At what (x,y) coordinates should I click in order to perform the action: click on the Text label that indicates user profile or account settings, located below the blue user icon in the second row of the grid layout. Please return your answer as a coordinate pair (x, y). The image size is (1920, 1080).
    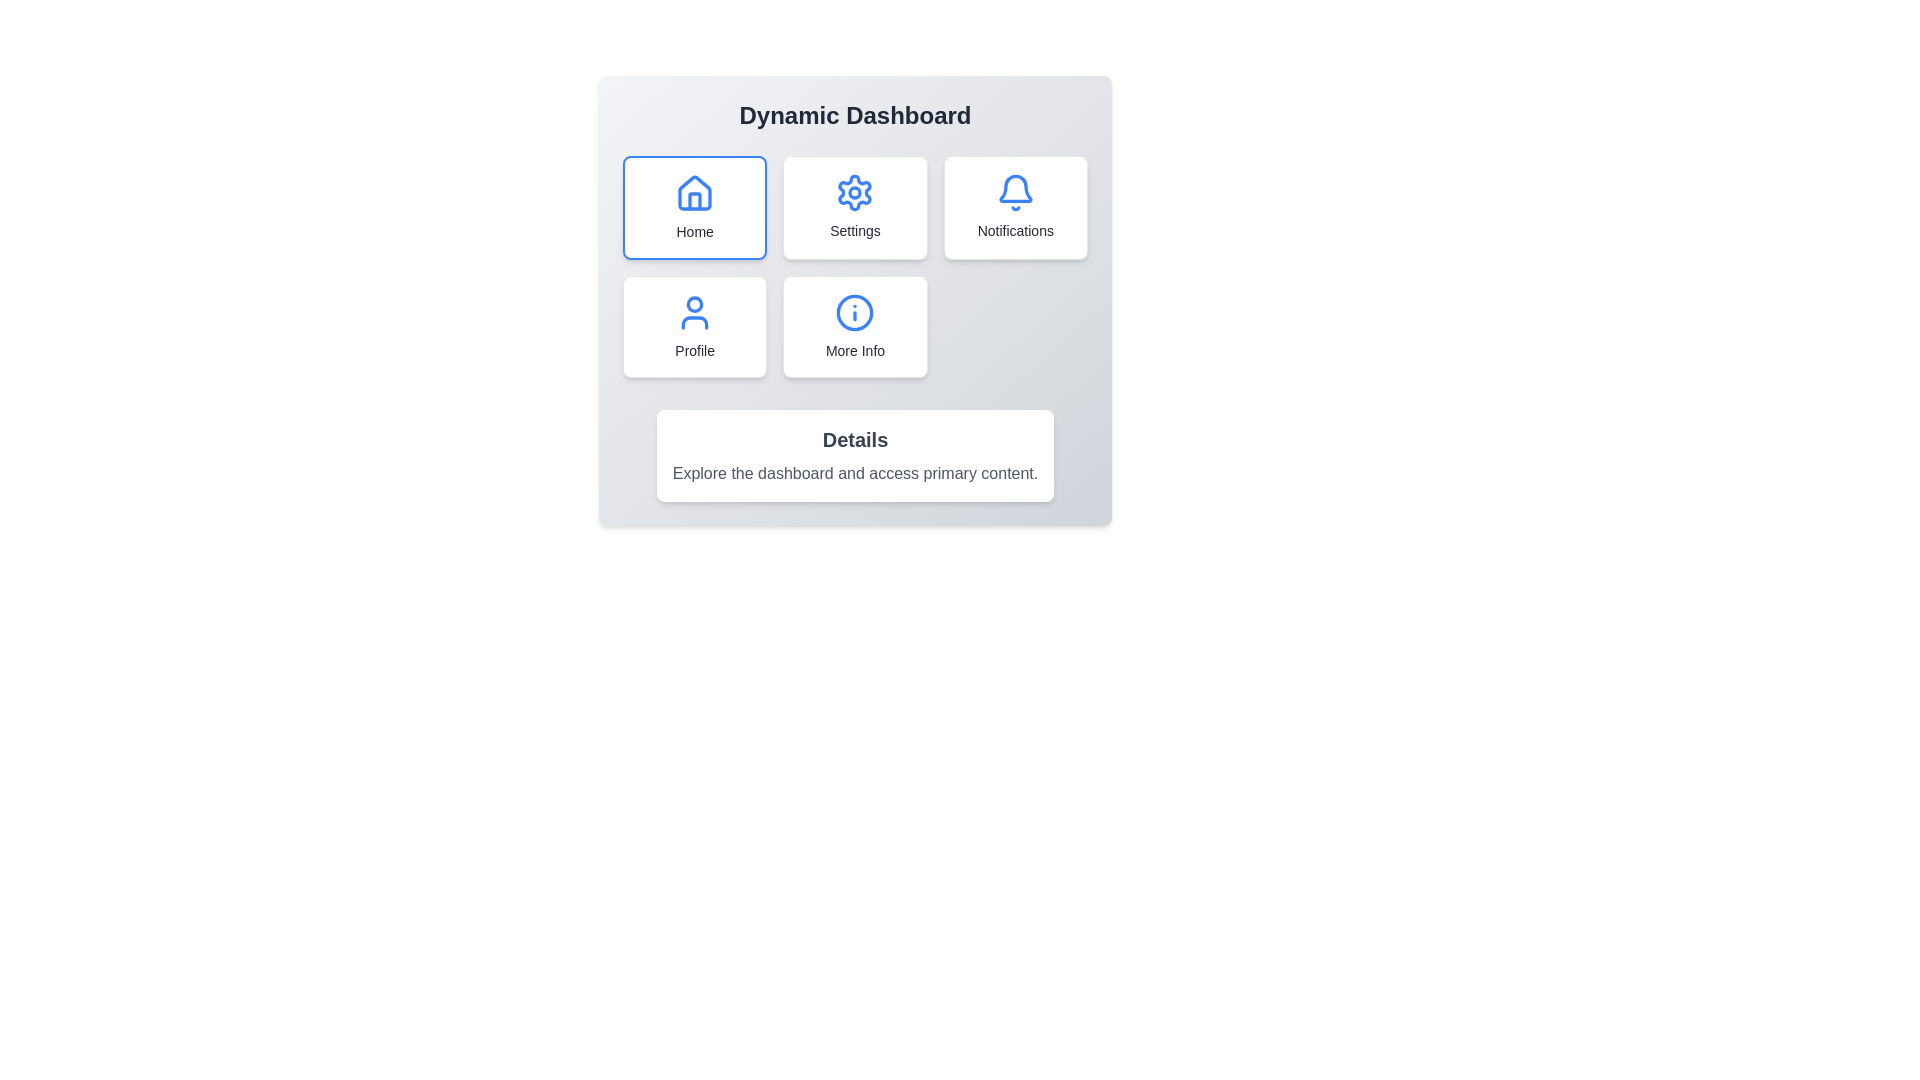
    Looking at the image, I should click on (695, 350).